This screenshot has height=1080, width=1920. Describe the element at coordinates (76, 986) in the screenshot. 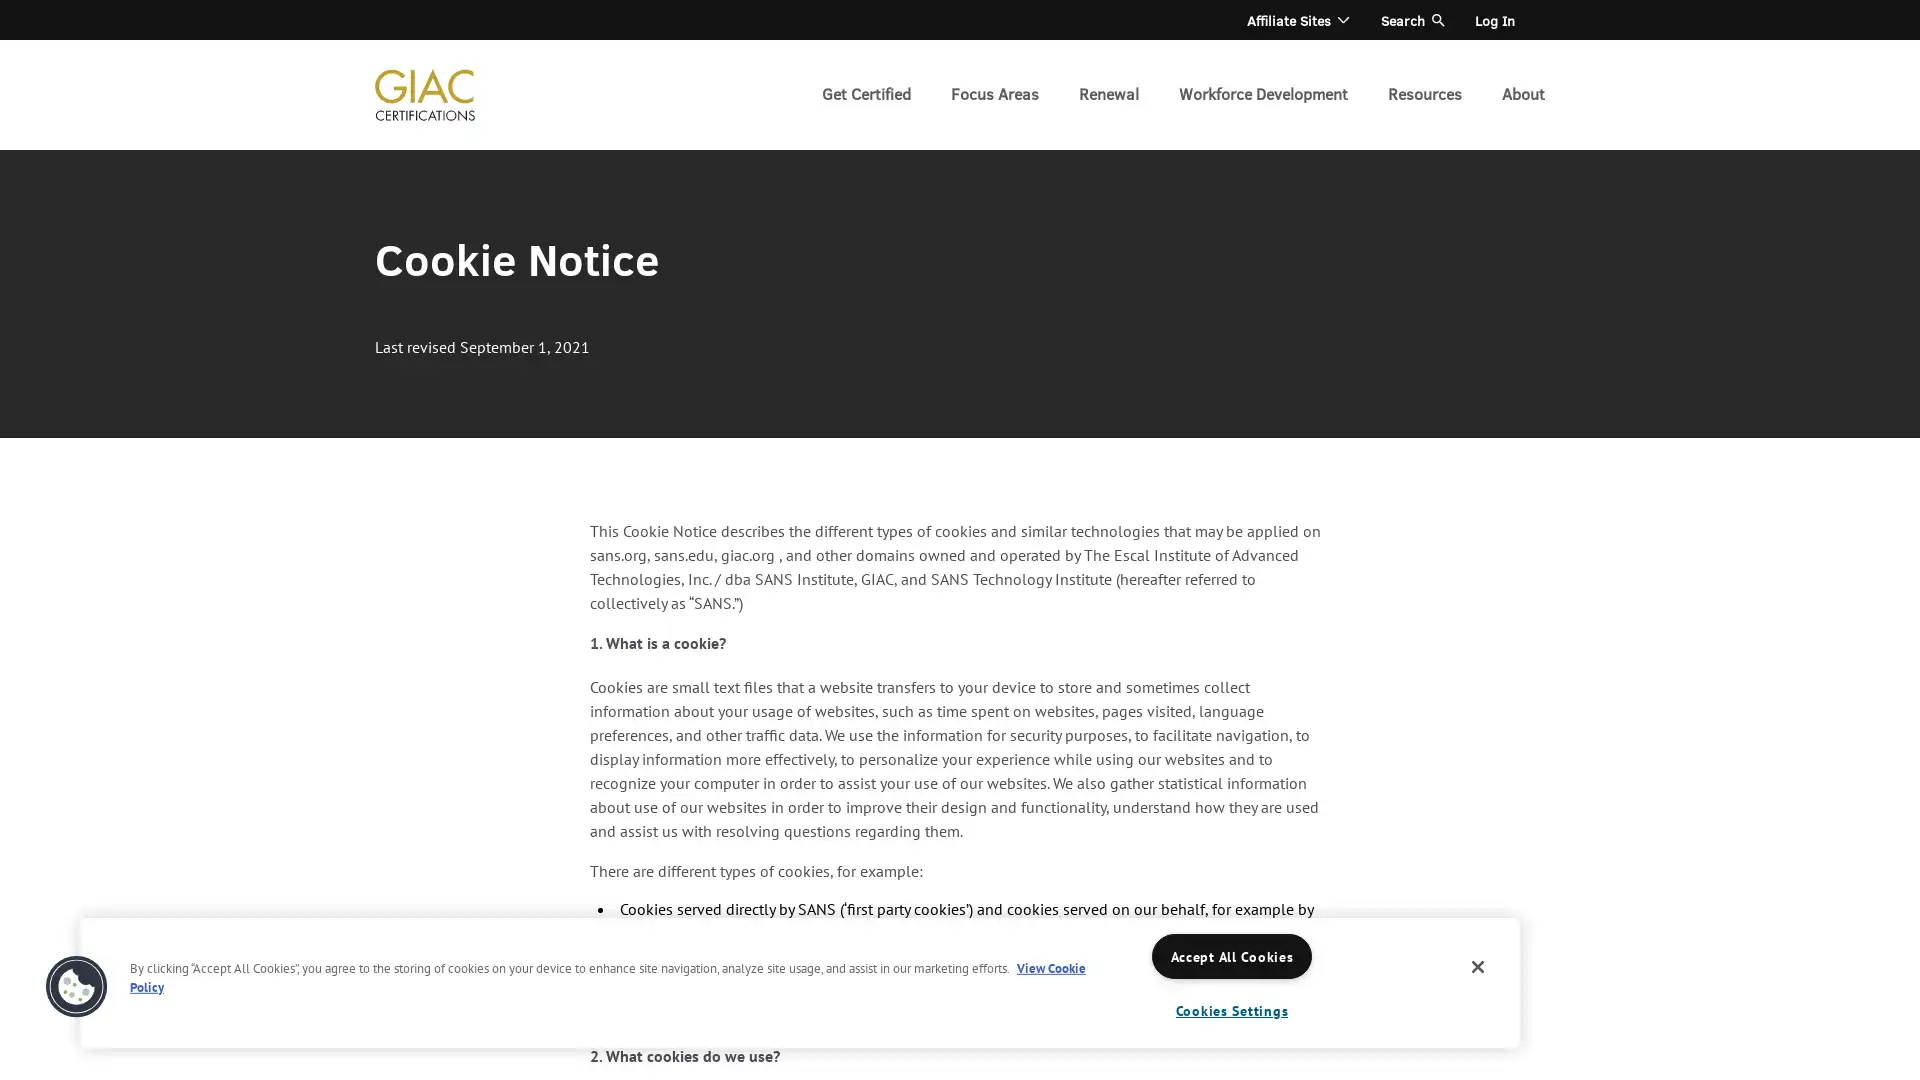

I see `Cookies` at that location.